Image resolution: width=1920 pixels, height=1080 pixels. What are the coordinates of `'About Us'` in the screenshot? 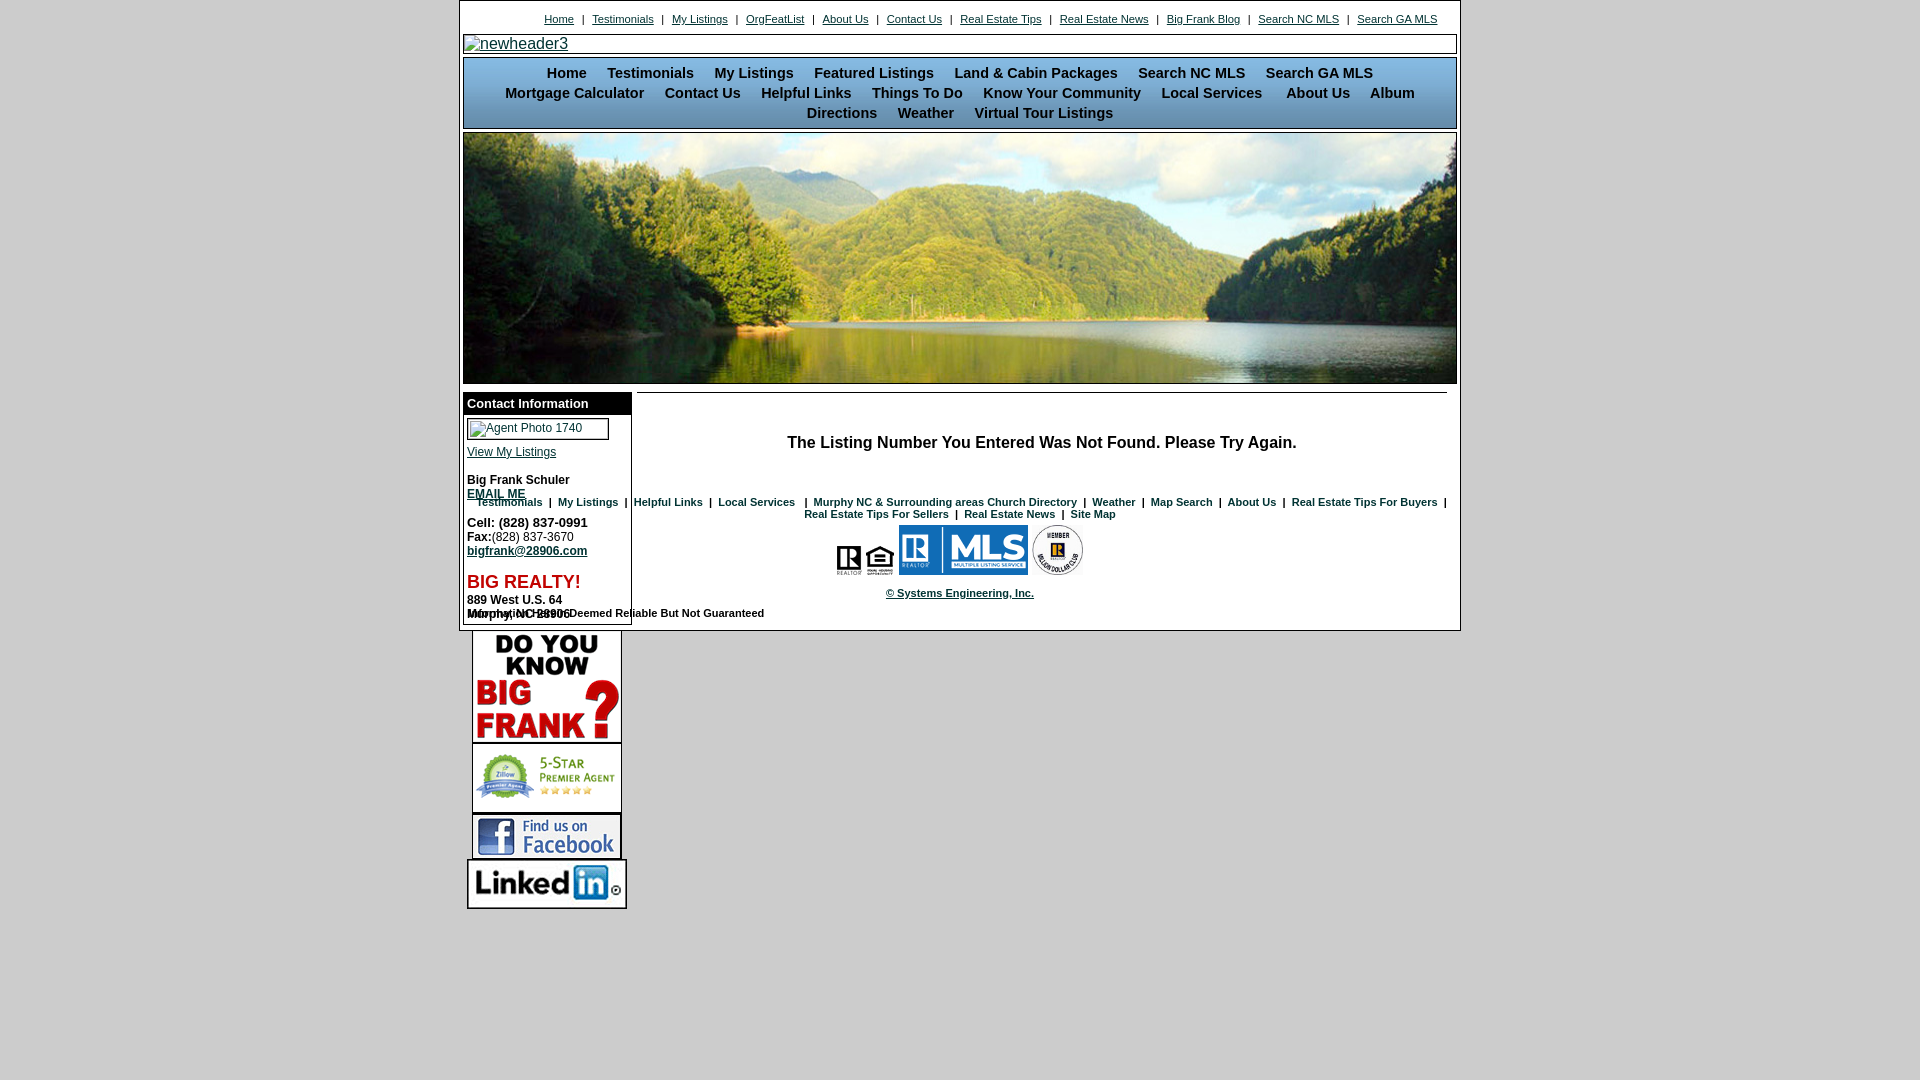 It's located at (1318, 92).